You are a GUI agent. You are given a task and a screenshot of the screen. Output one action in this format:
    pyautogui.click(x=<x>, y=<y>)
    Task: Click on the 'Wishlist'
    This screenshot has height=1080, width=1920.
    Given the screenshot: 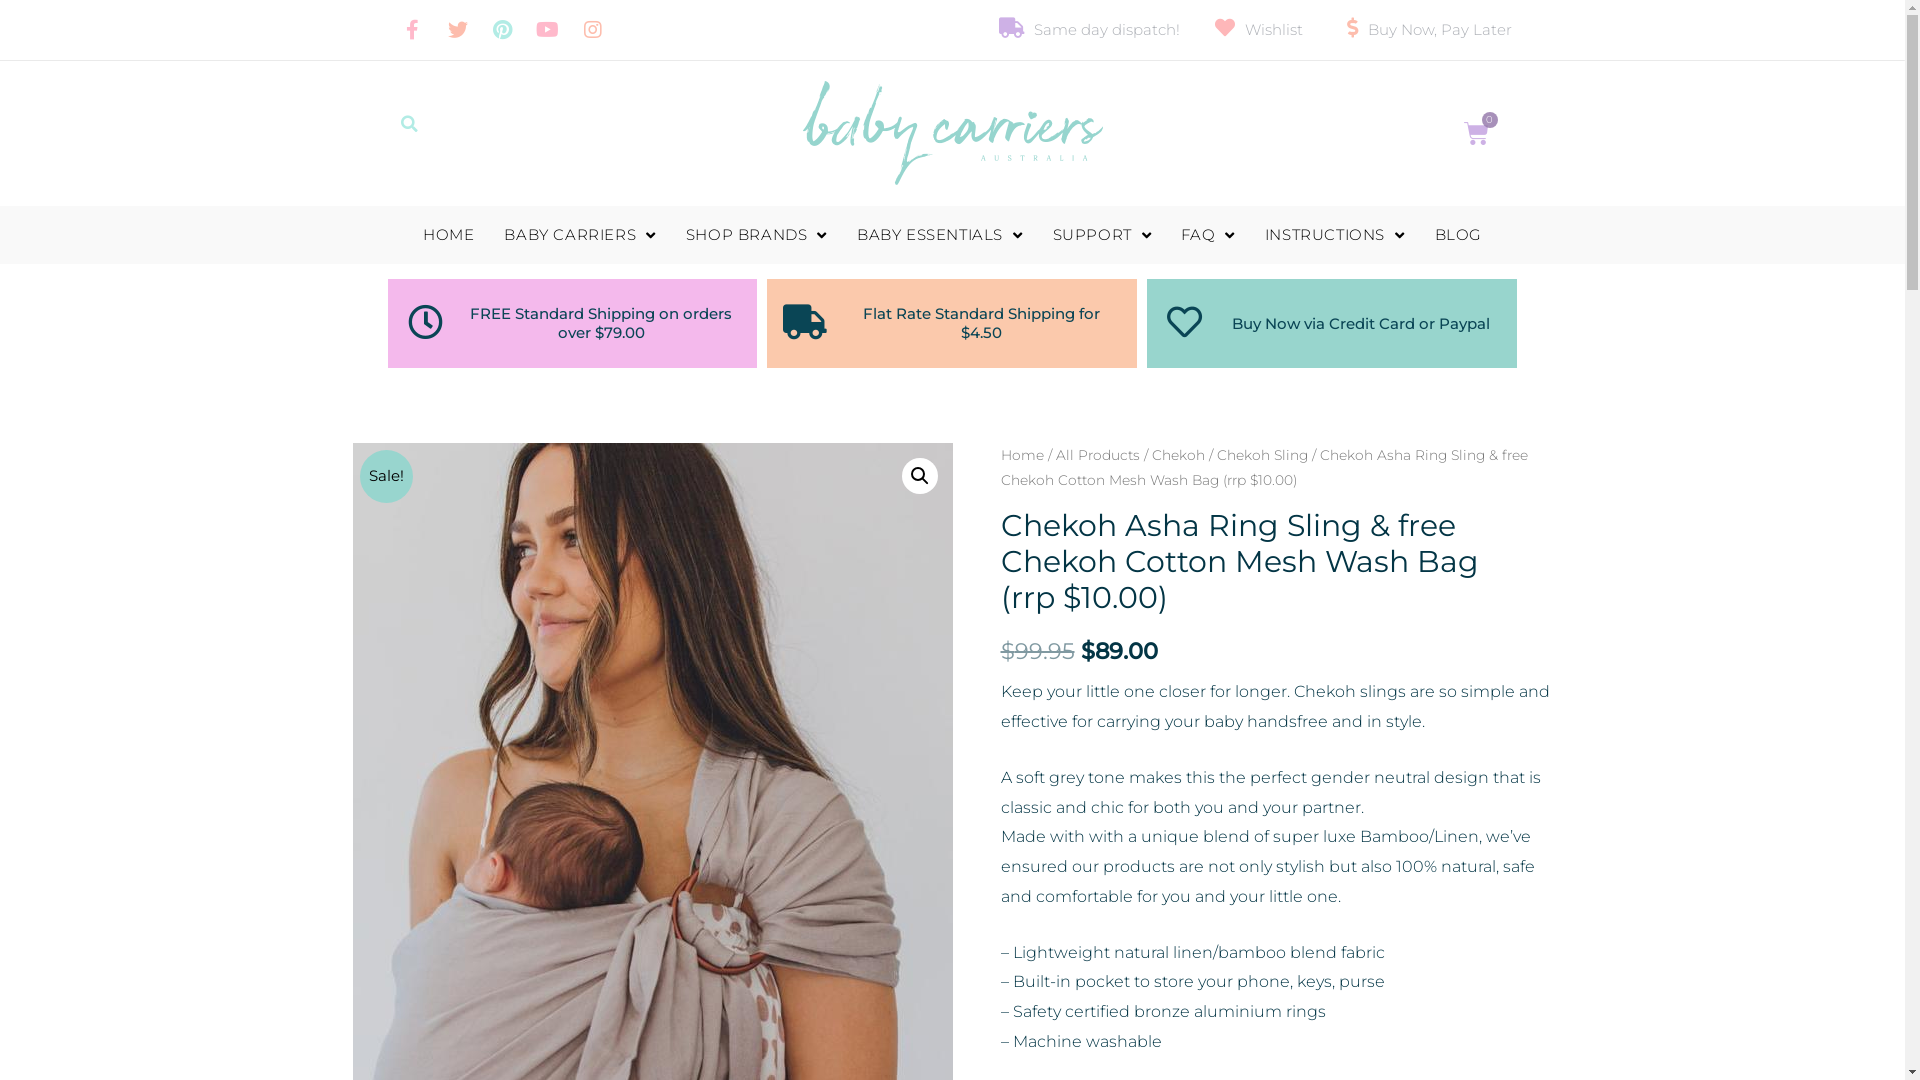 What is the action you would take?
    pyautogui.click(x=1208, y=30)
    